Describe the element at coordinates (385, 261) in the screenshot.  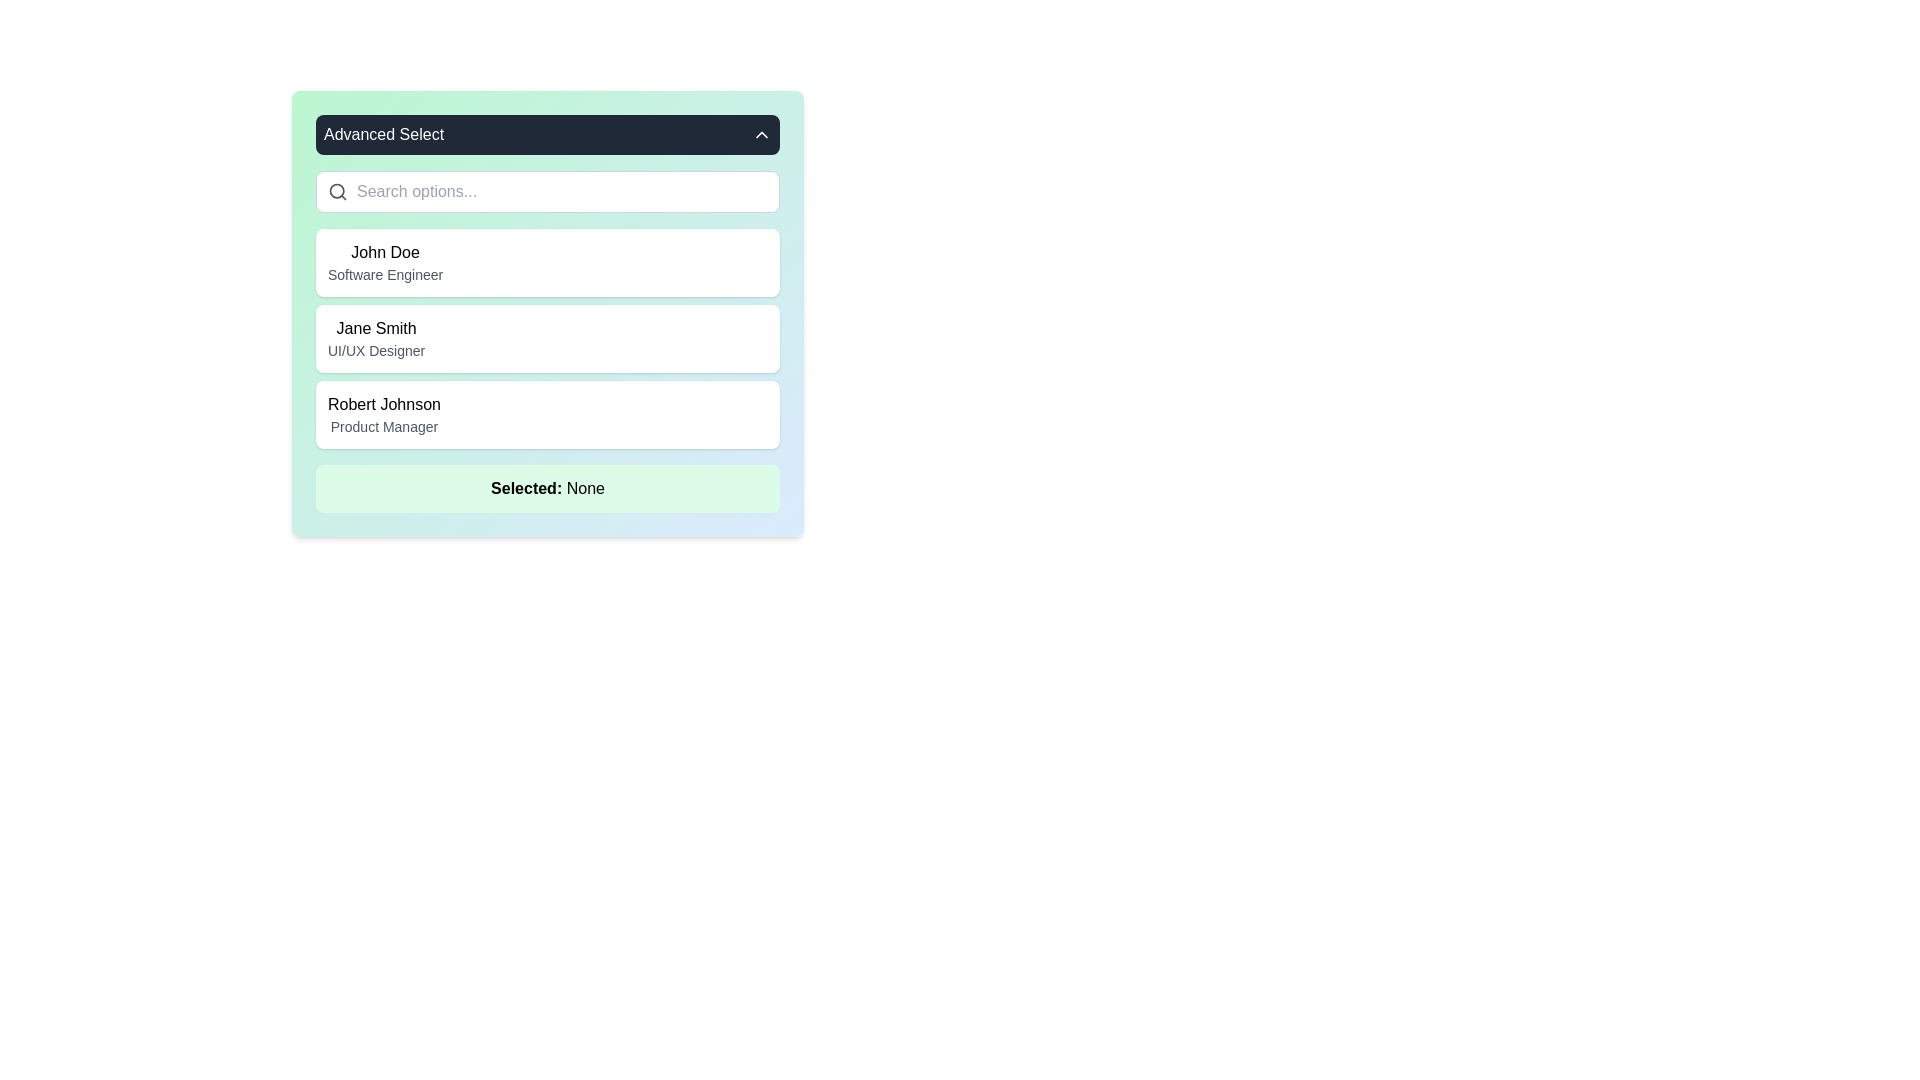
I see `to select the first entry in the selection list displaying a person's name and job title, located beneath the search bar` at that location.